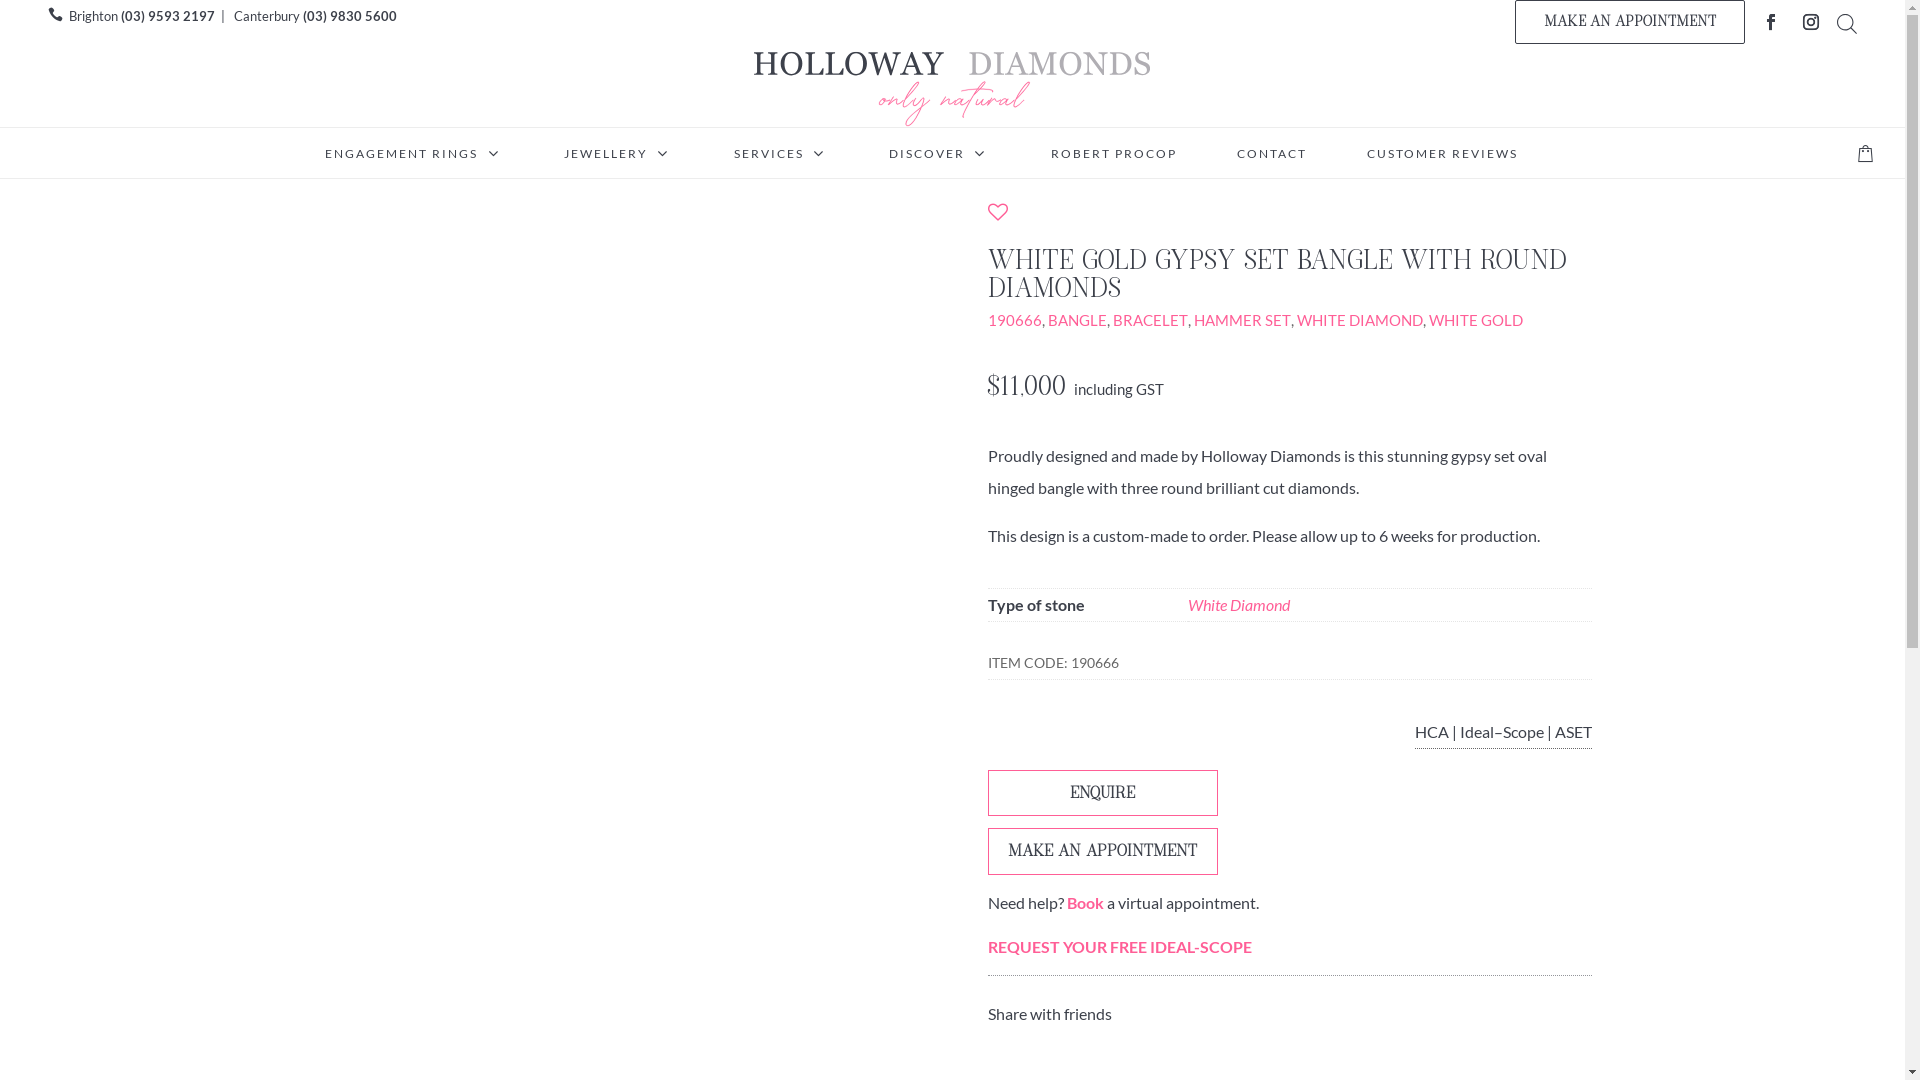 Image resolution: width=1920 pixels, height=1080 pixels. What do you see at coordinates (1476, 319) in the screenshot?
I see `'WHITE GOLD'` at bounding box center [1476, 319].